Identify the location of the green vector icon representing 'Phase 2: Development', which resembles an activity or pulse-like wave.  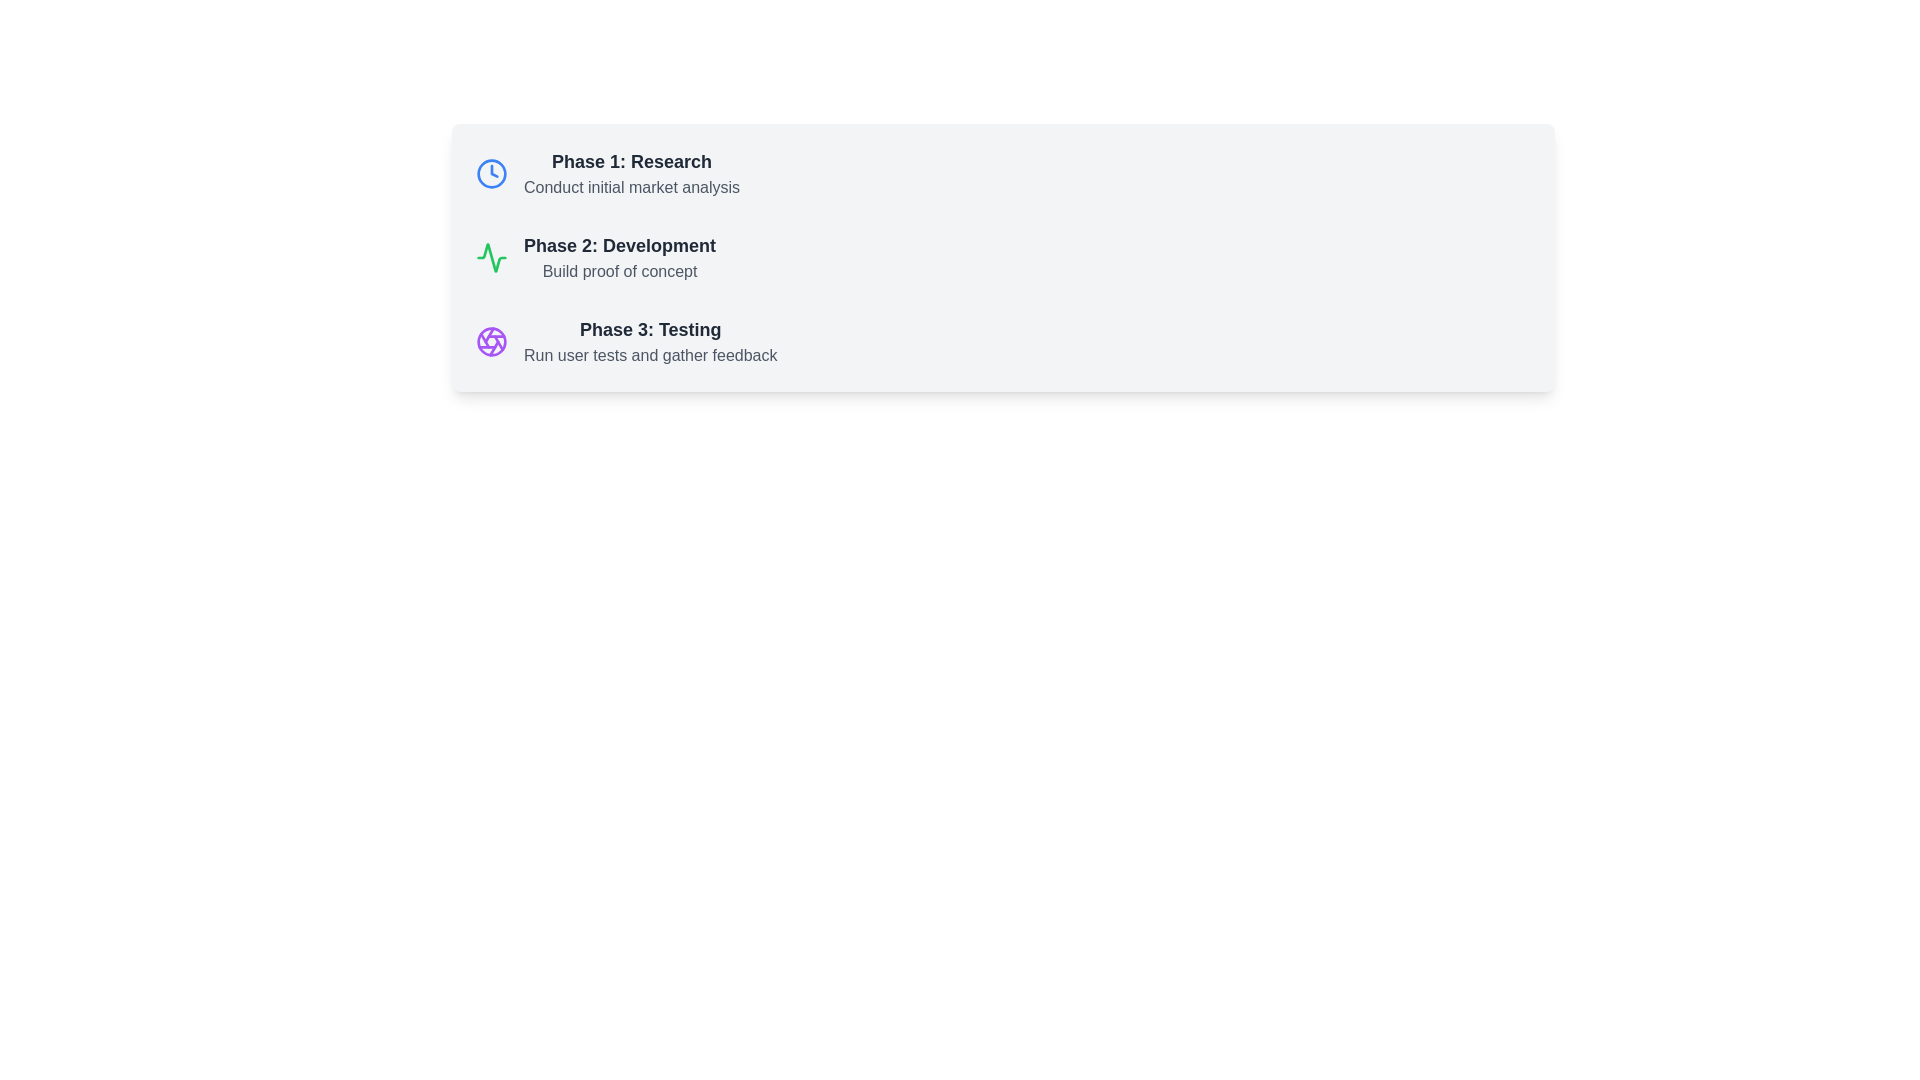
(491, 257).